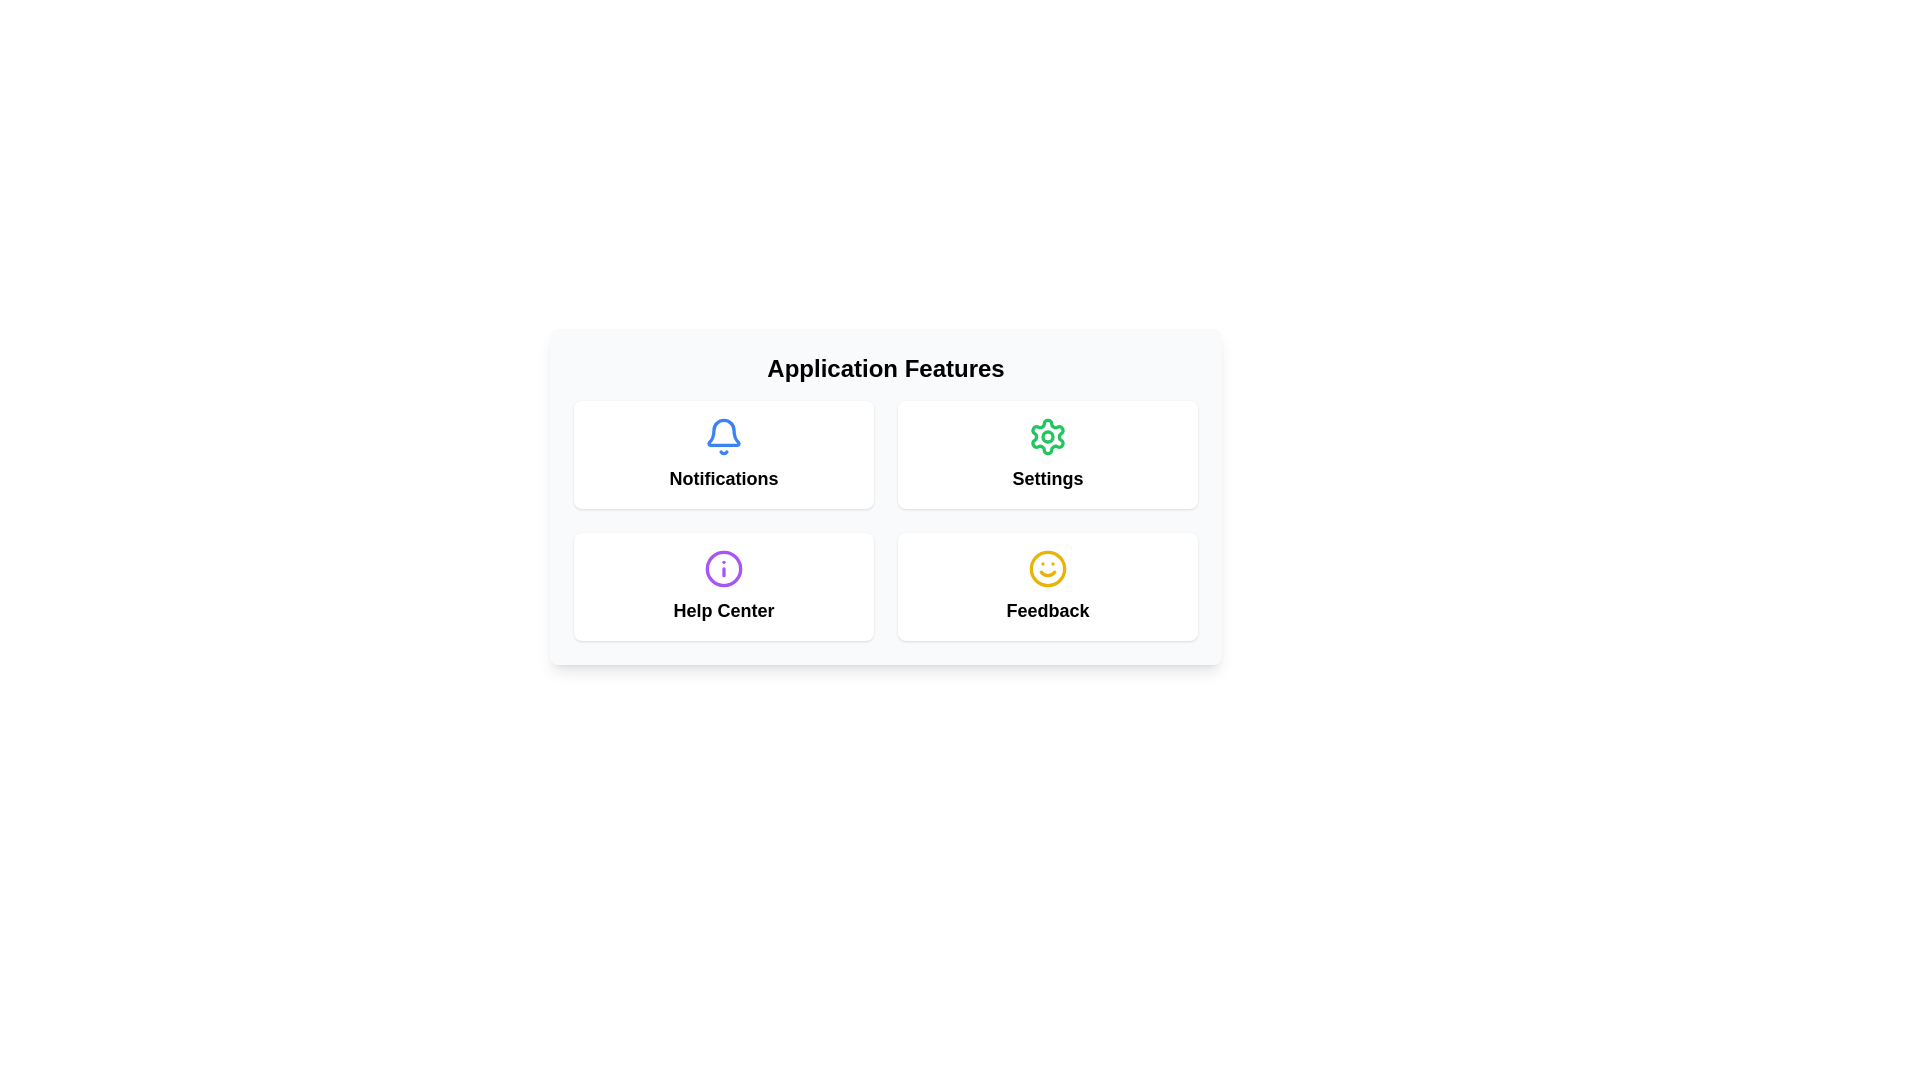 The image size is (1920, 1080). Describe the element at coordinates (1046, 478) in the screenshot. I see `the 'Settings' text label, which is displayed in a large, bold font and is positioned below the settings icon in the grid layout` at that location.